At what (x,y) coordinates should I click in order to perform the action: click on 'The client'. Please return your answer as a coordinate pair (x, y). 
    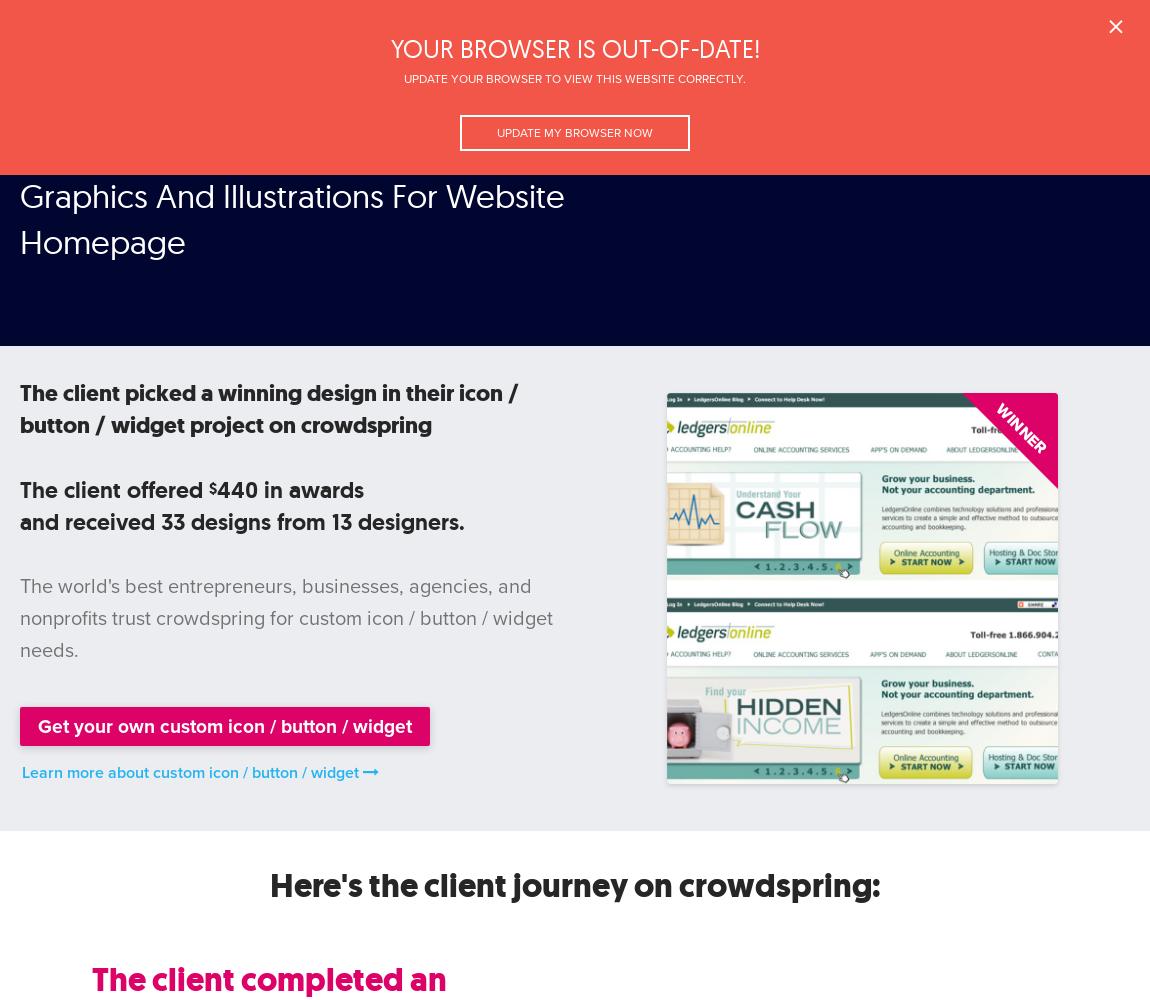
    Looking at the image, I should click on (72, 489).